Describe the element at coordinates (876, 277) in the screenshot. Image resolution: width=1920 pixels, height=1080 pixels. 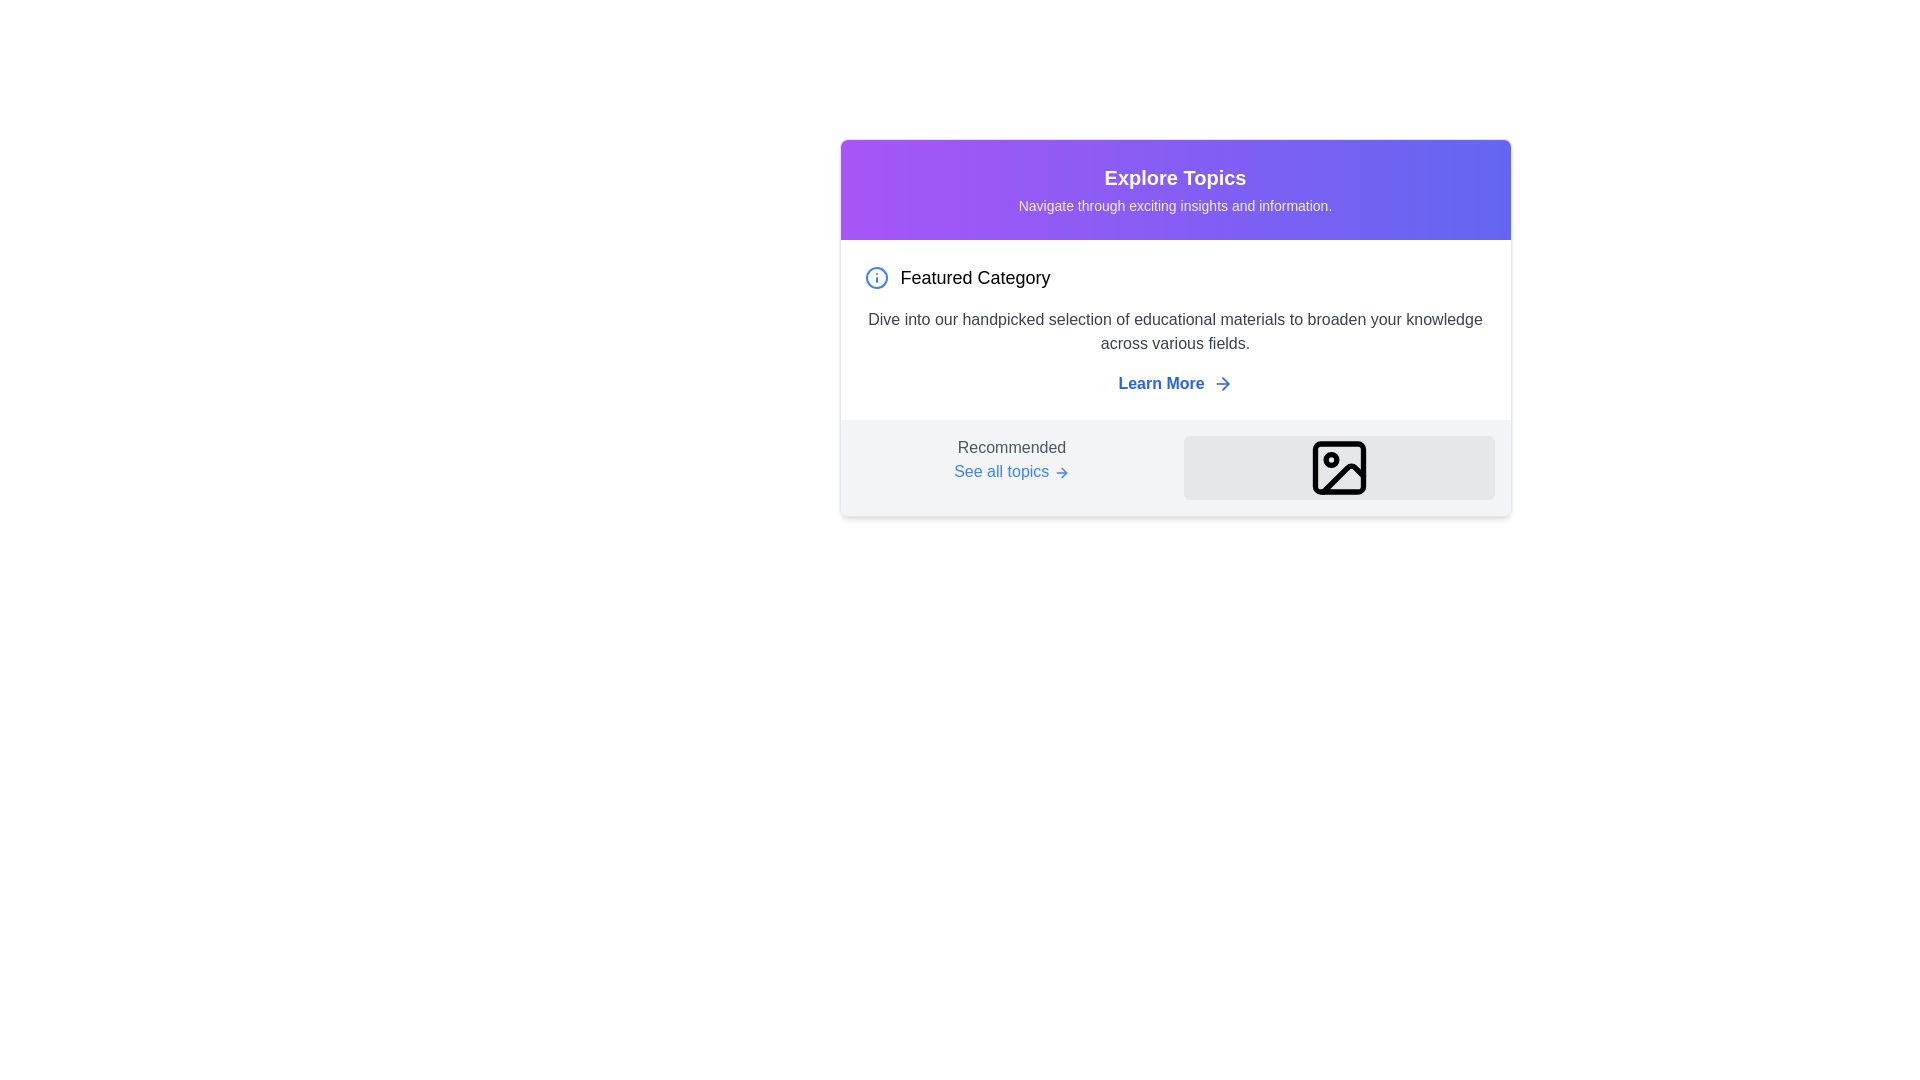
I see `the circular blue icon with a white 'i' symbol, located to the left of the text 'Featured Category' in the card-like interface` at that location.